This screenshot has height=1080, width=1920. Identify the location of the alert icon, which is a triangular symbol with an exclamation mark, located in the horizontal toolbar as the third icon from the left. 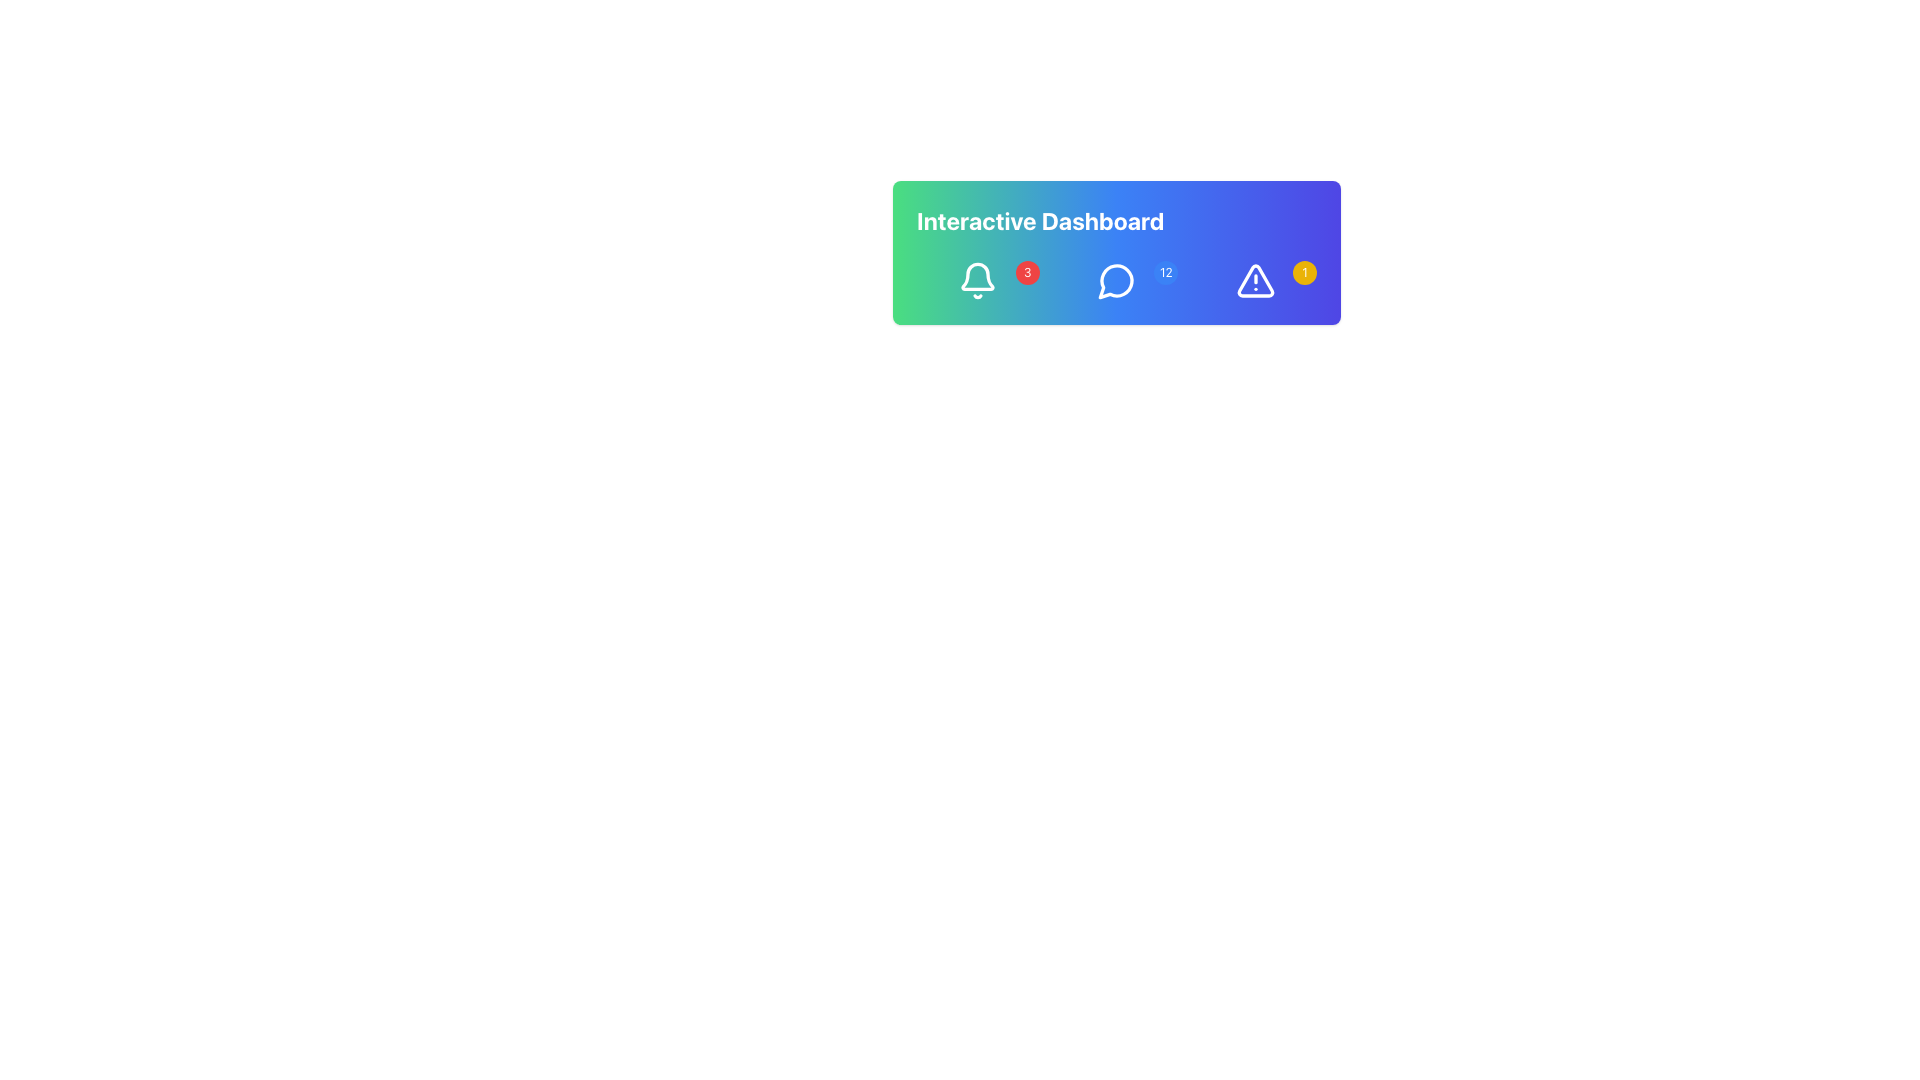
(1254, 281).